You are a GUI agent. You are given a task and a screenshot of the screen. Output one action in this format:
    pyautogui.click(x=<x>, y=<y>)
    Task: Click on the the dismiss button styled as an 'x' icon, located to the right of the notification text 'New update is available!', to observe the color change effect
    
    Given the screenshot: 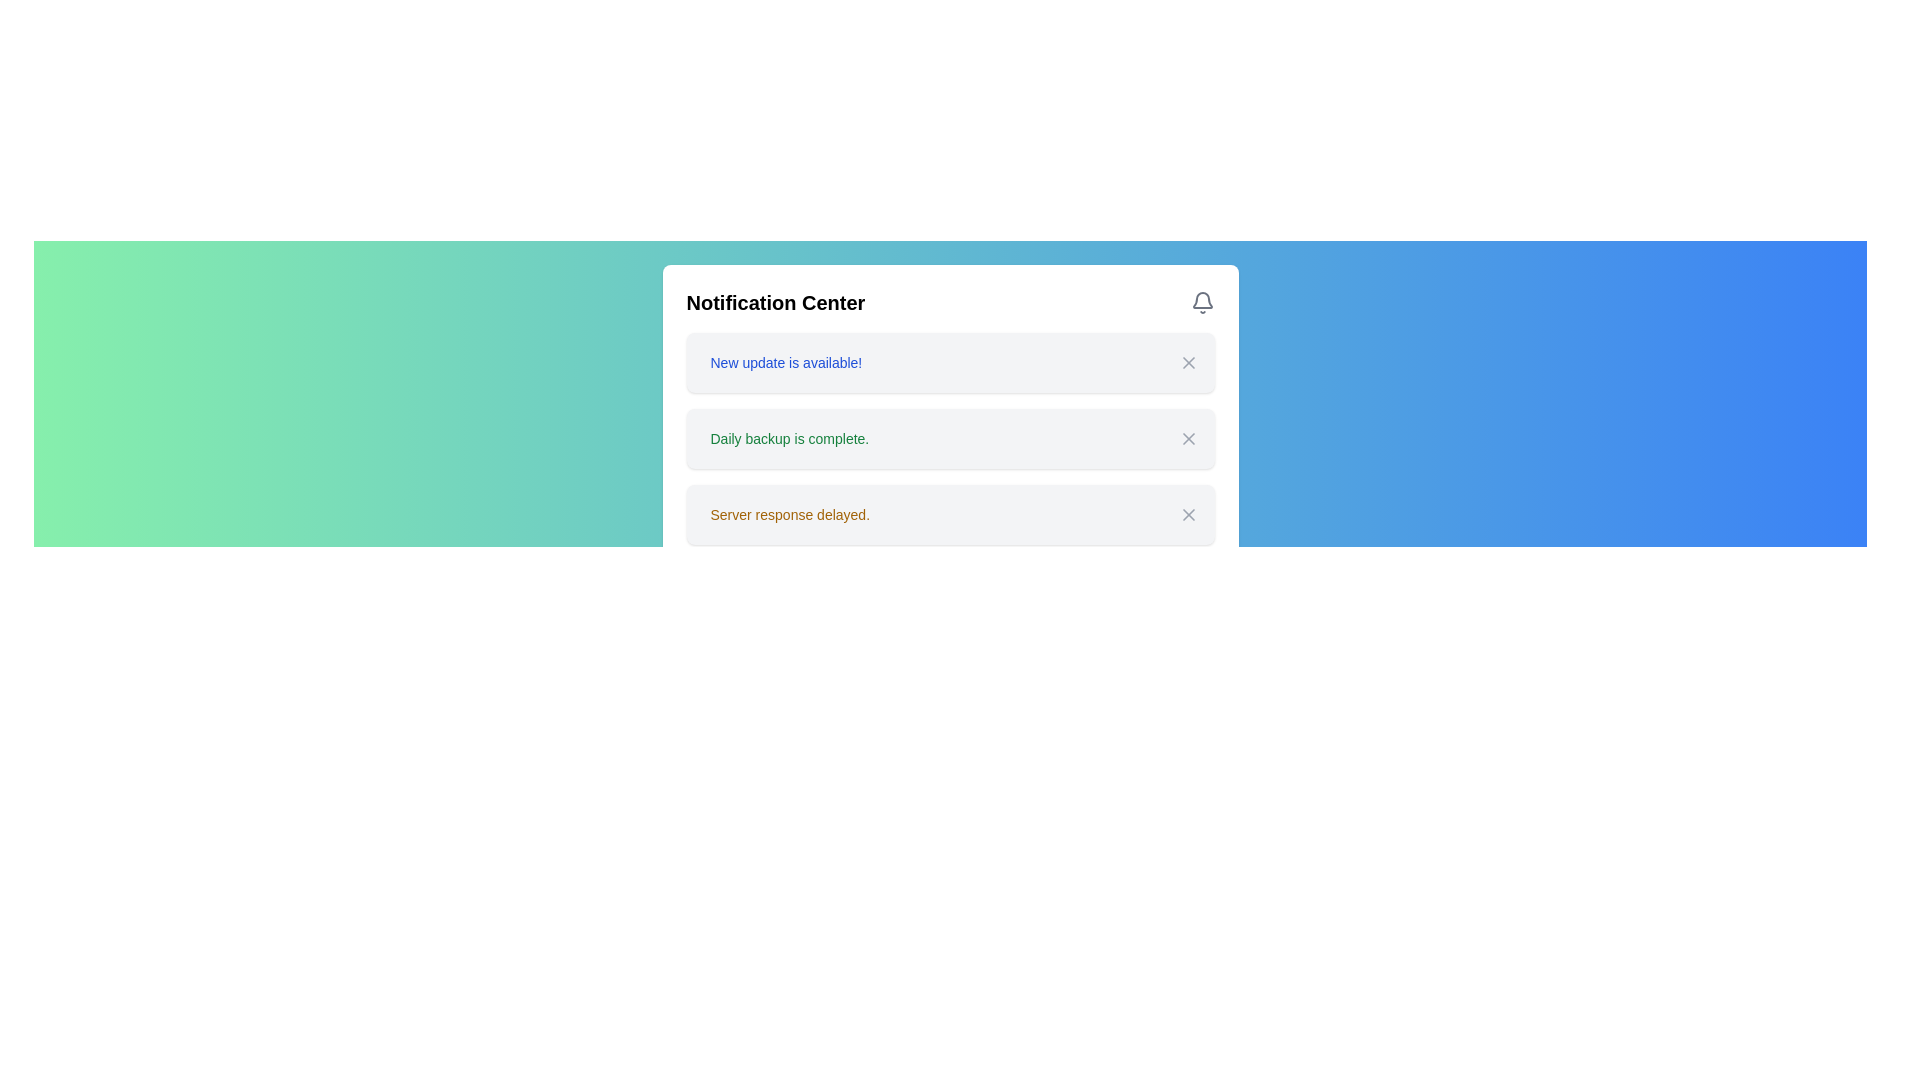 What is the action you would take?
    pyautogui.click(x=1188, y=362)
    